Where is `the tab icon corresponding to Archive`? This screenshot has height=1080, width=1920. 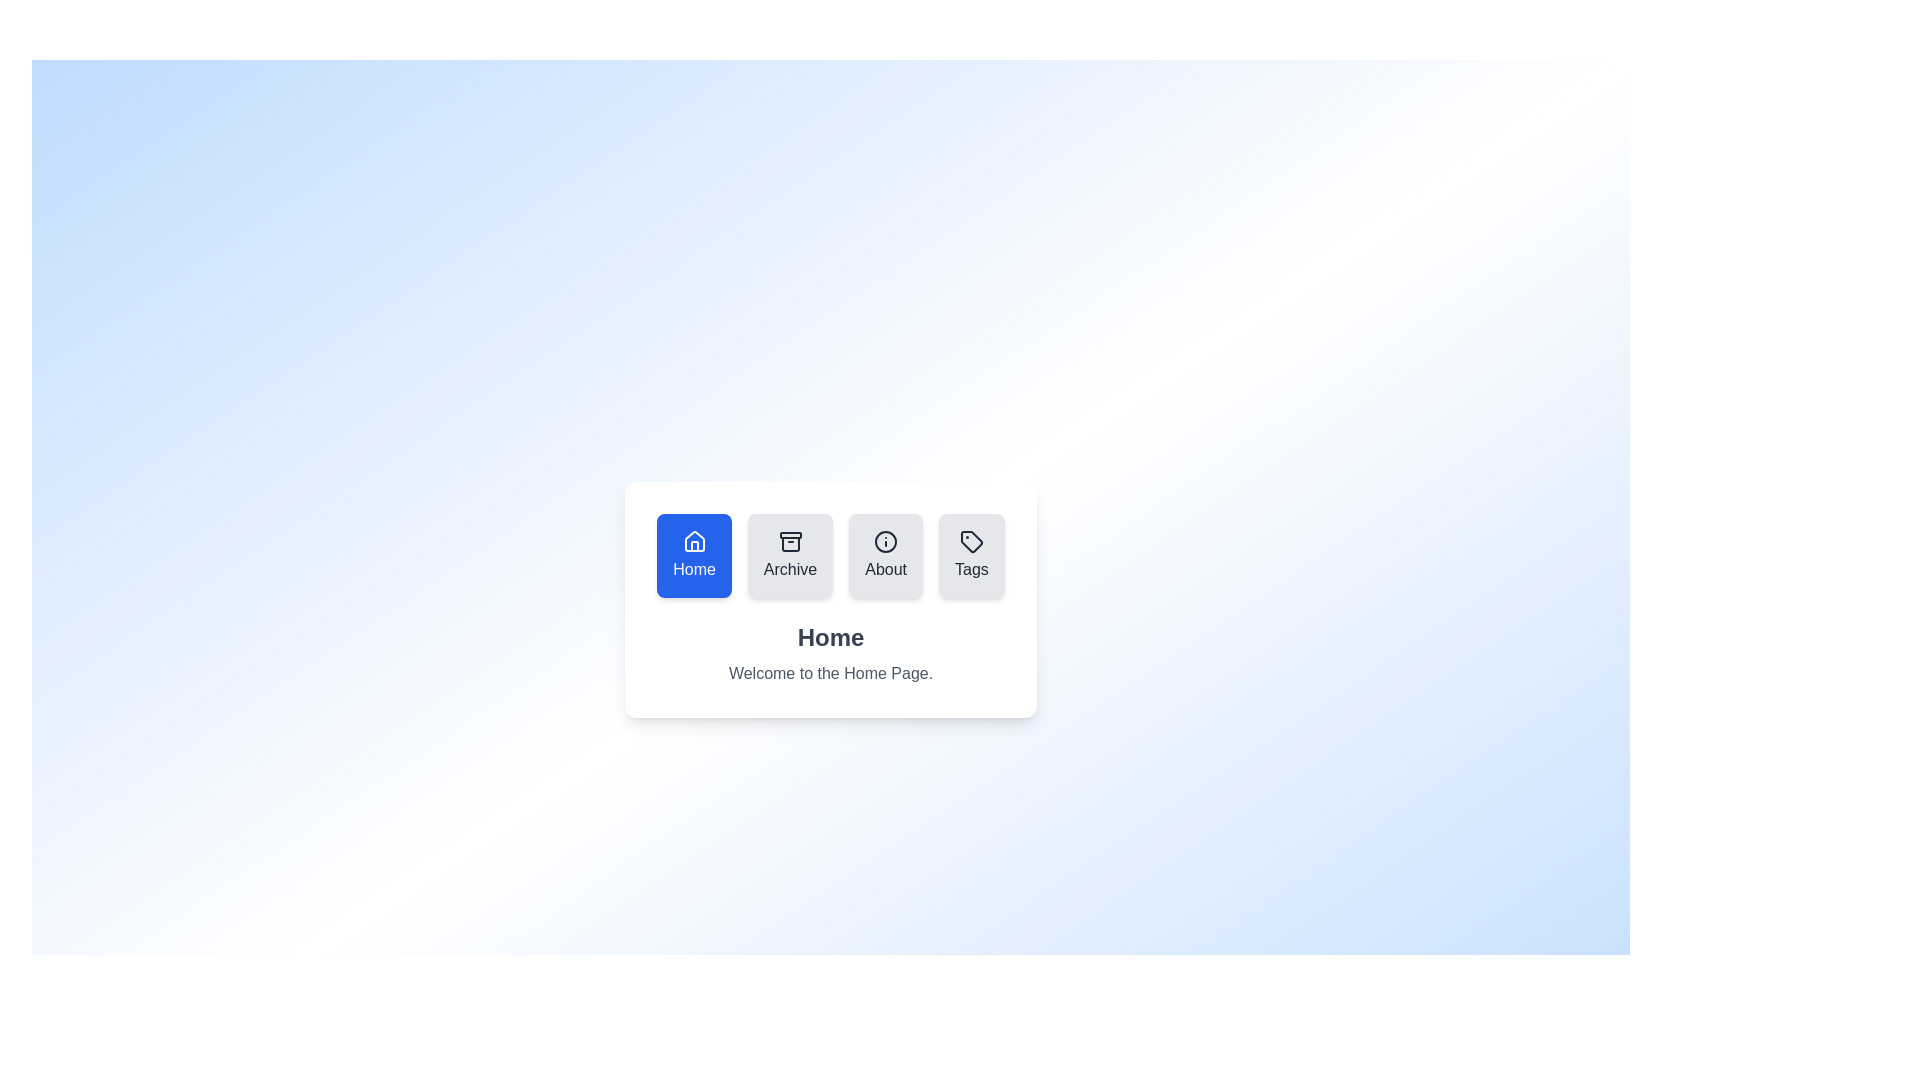
the tab icon corresponding to Archive is located at coordinates (789, 555).